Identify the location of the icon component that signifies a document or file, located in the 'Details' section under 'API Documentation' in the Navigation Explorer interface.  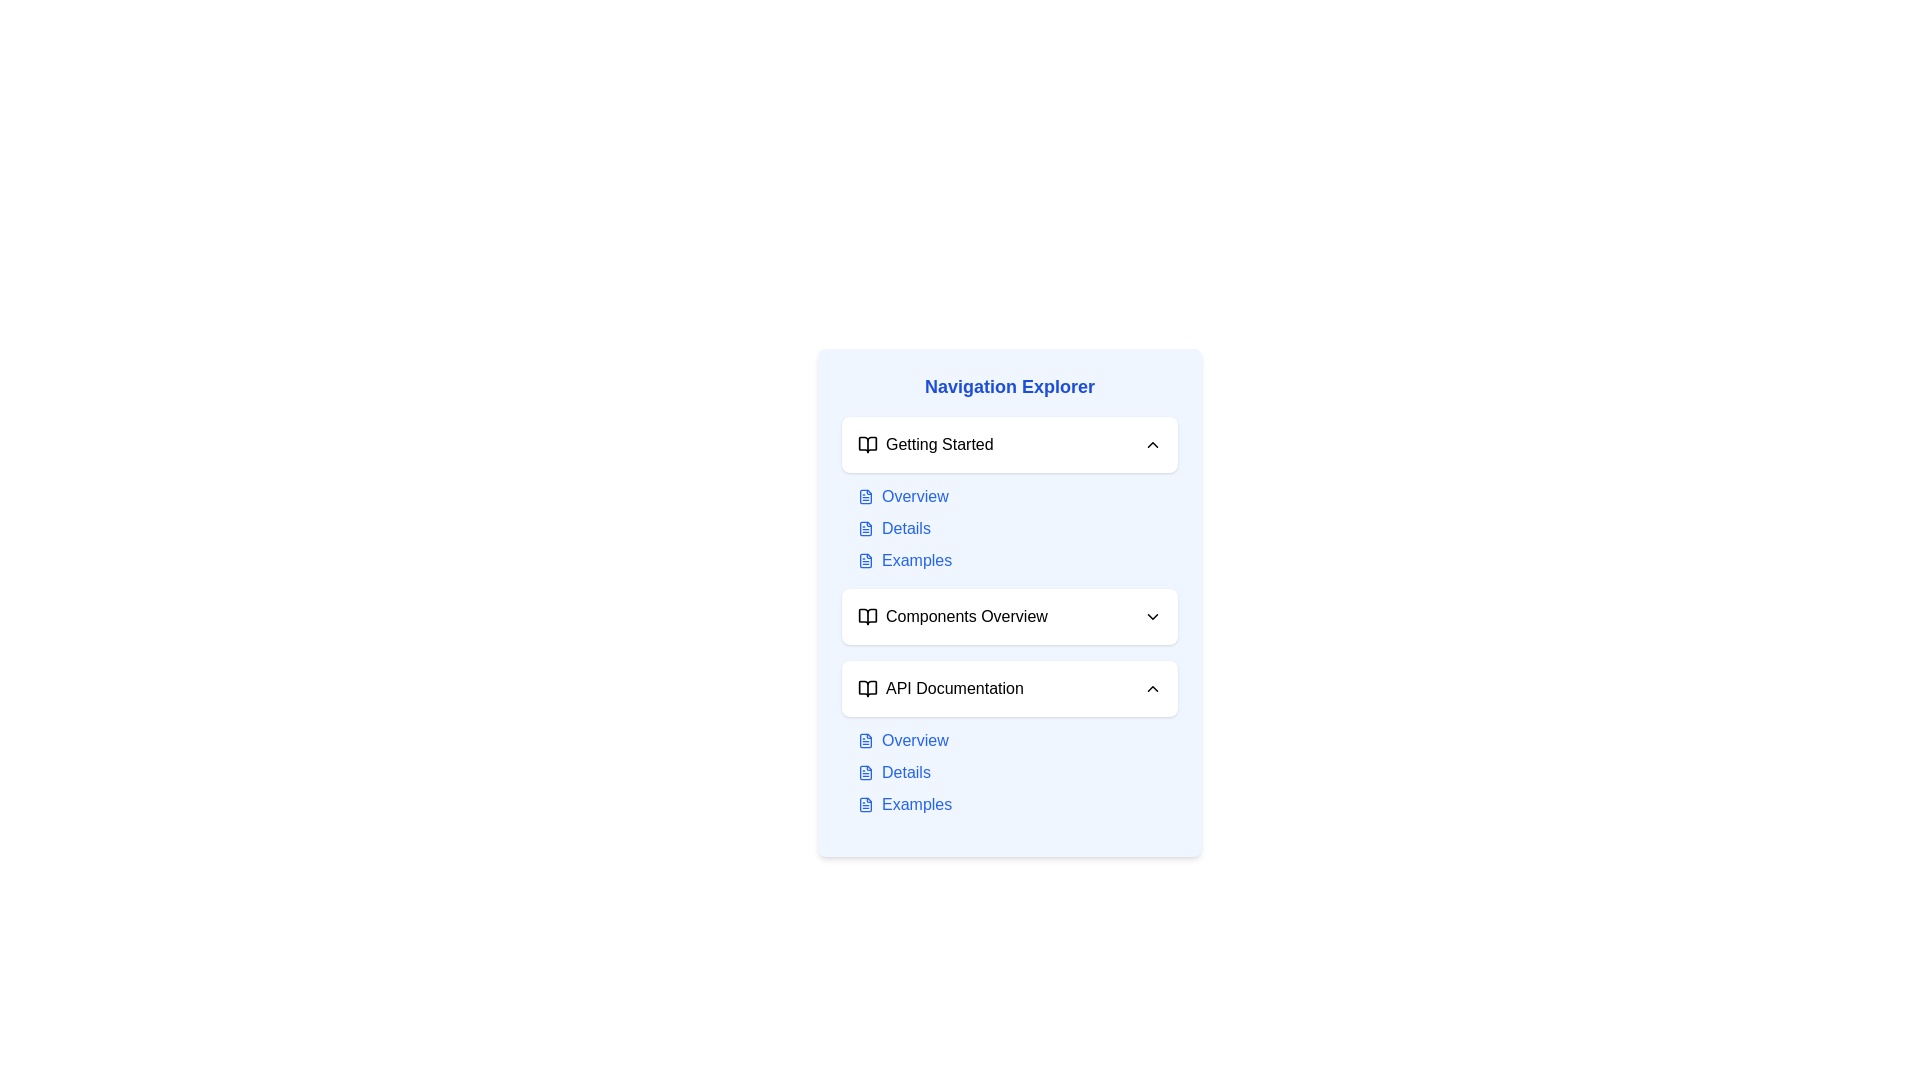
(865, 771).